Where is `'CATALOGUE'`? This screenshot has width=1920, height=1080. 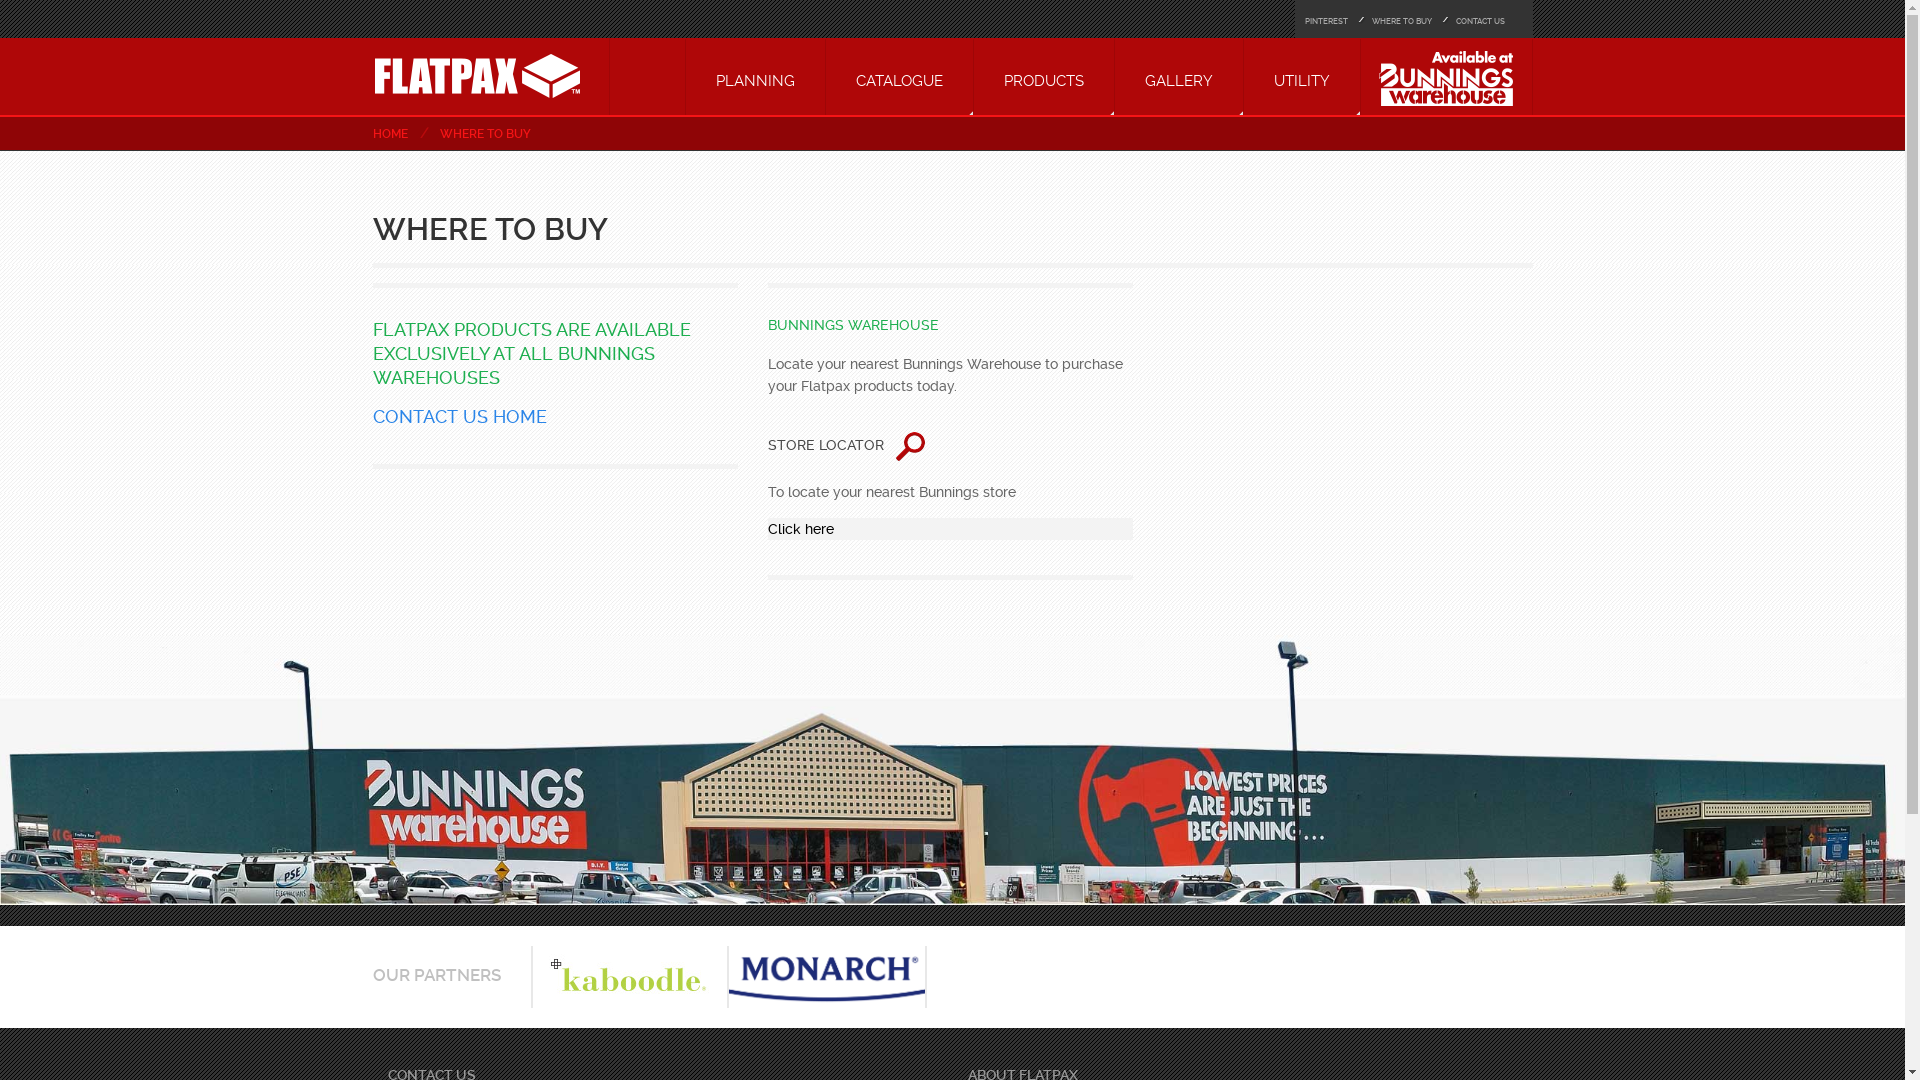
'CATALOGUE' is located at coordinates (898, 76).